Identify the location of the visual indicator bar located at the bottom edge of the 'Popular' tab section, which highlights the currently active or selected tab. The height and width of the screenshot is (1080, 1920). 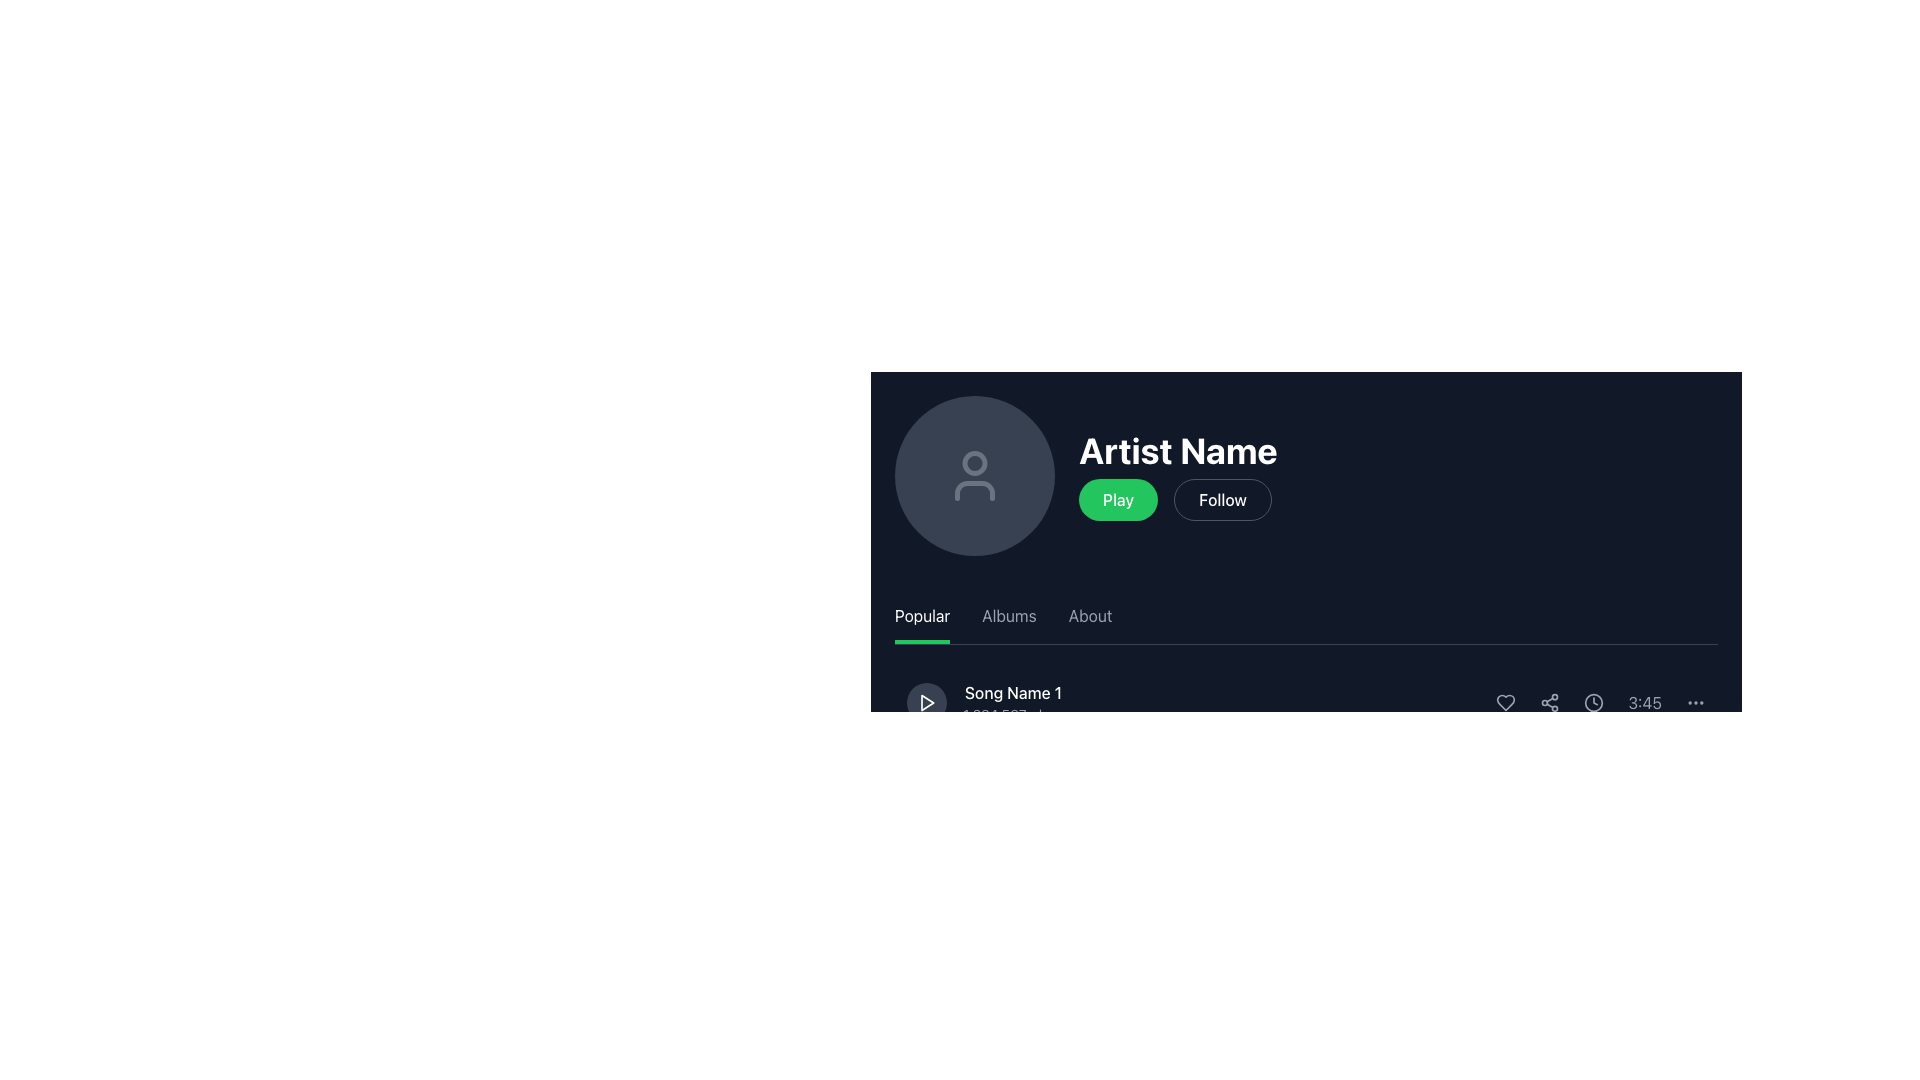
(921, 641).